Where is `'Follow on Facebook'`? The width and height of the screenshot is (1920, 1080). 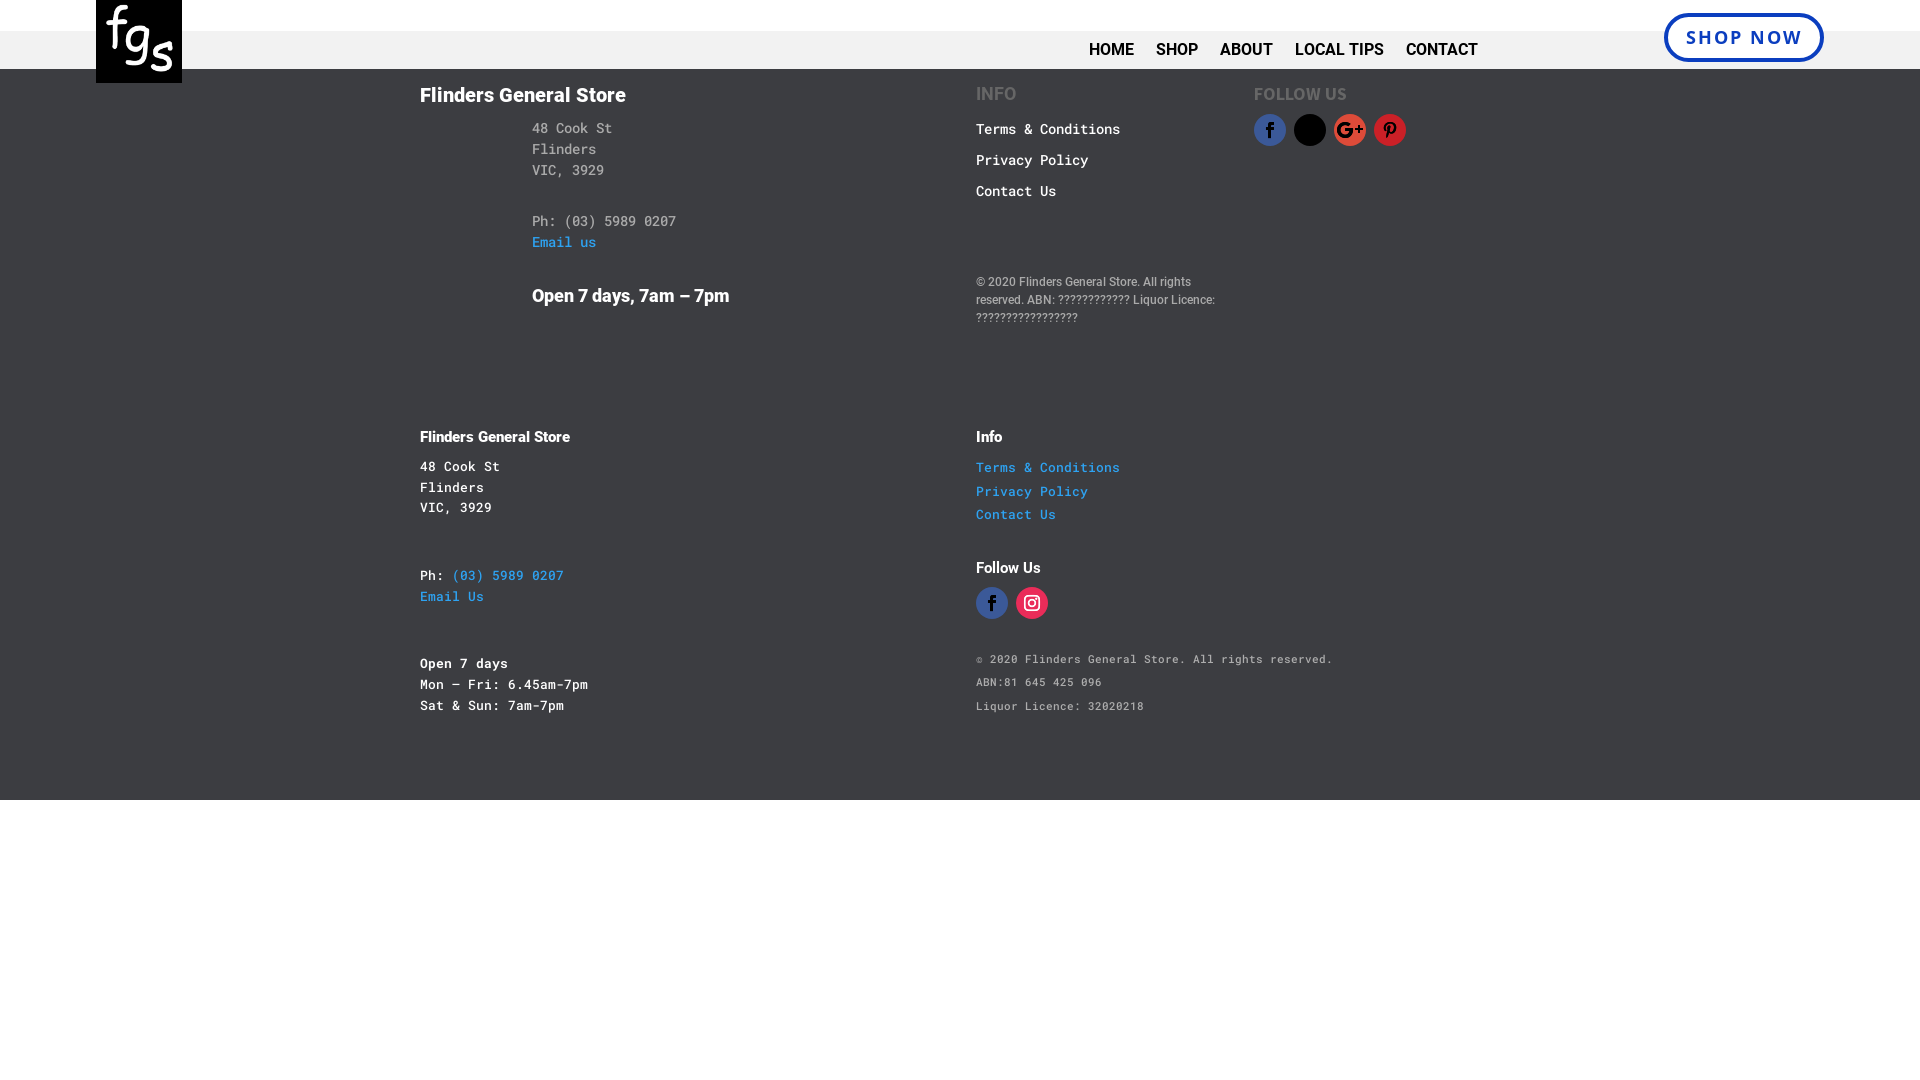
'Follow on Facebook' is located at coordinates (1269, 130).